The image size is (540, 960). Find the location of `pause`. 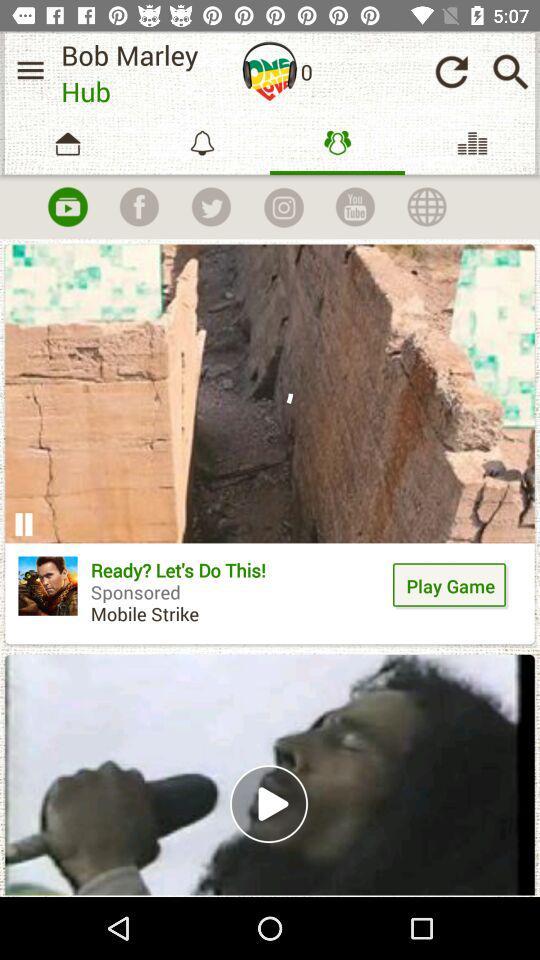

pause is located at coordinates (22, 523).